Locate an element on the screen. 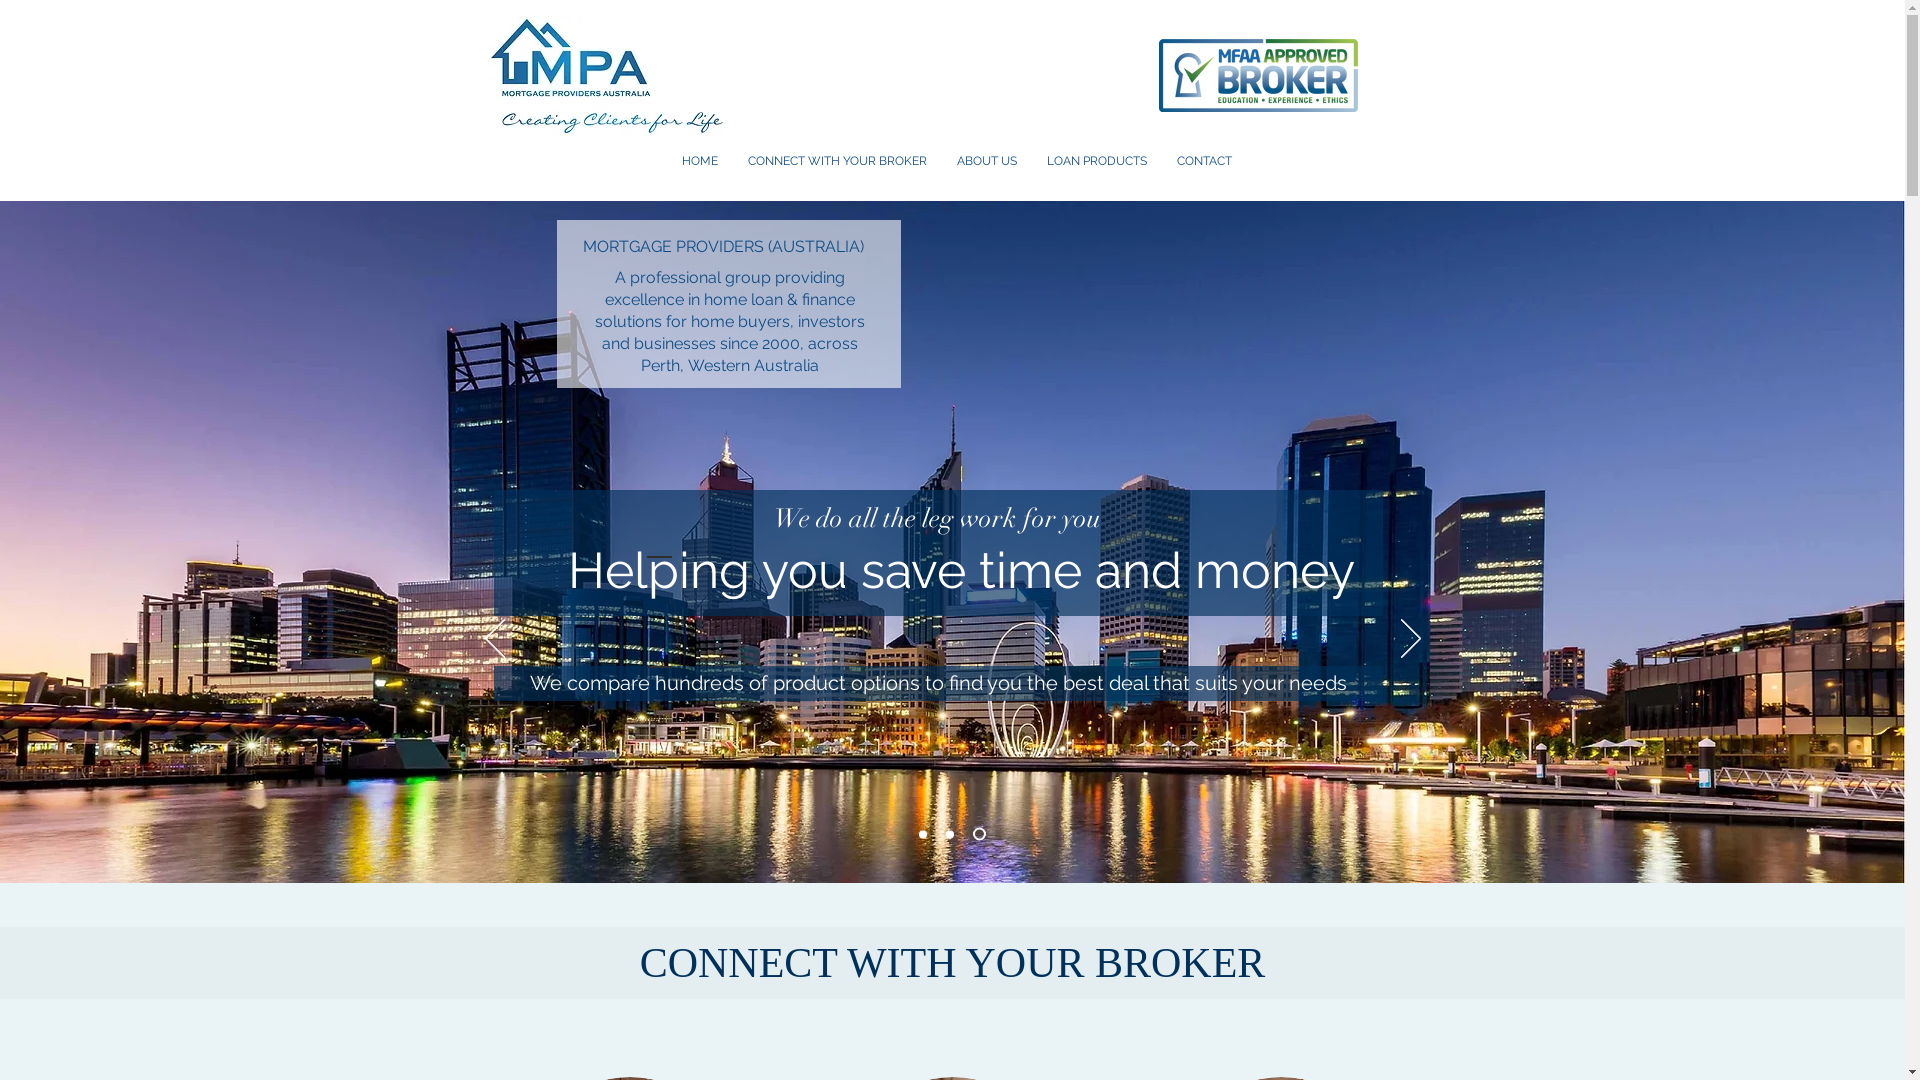 The width and height of the screenshot is (1920, 1080). 'LOAN PRODUCTS' is located at coordinates (1096, 160).